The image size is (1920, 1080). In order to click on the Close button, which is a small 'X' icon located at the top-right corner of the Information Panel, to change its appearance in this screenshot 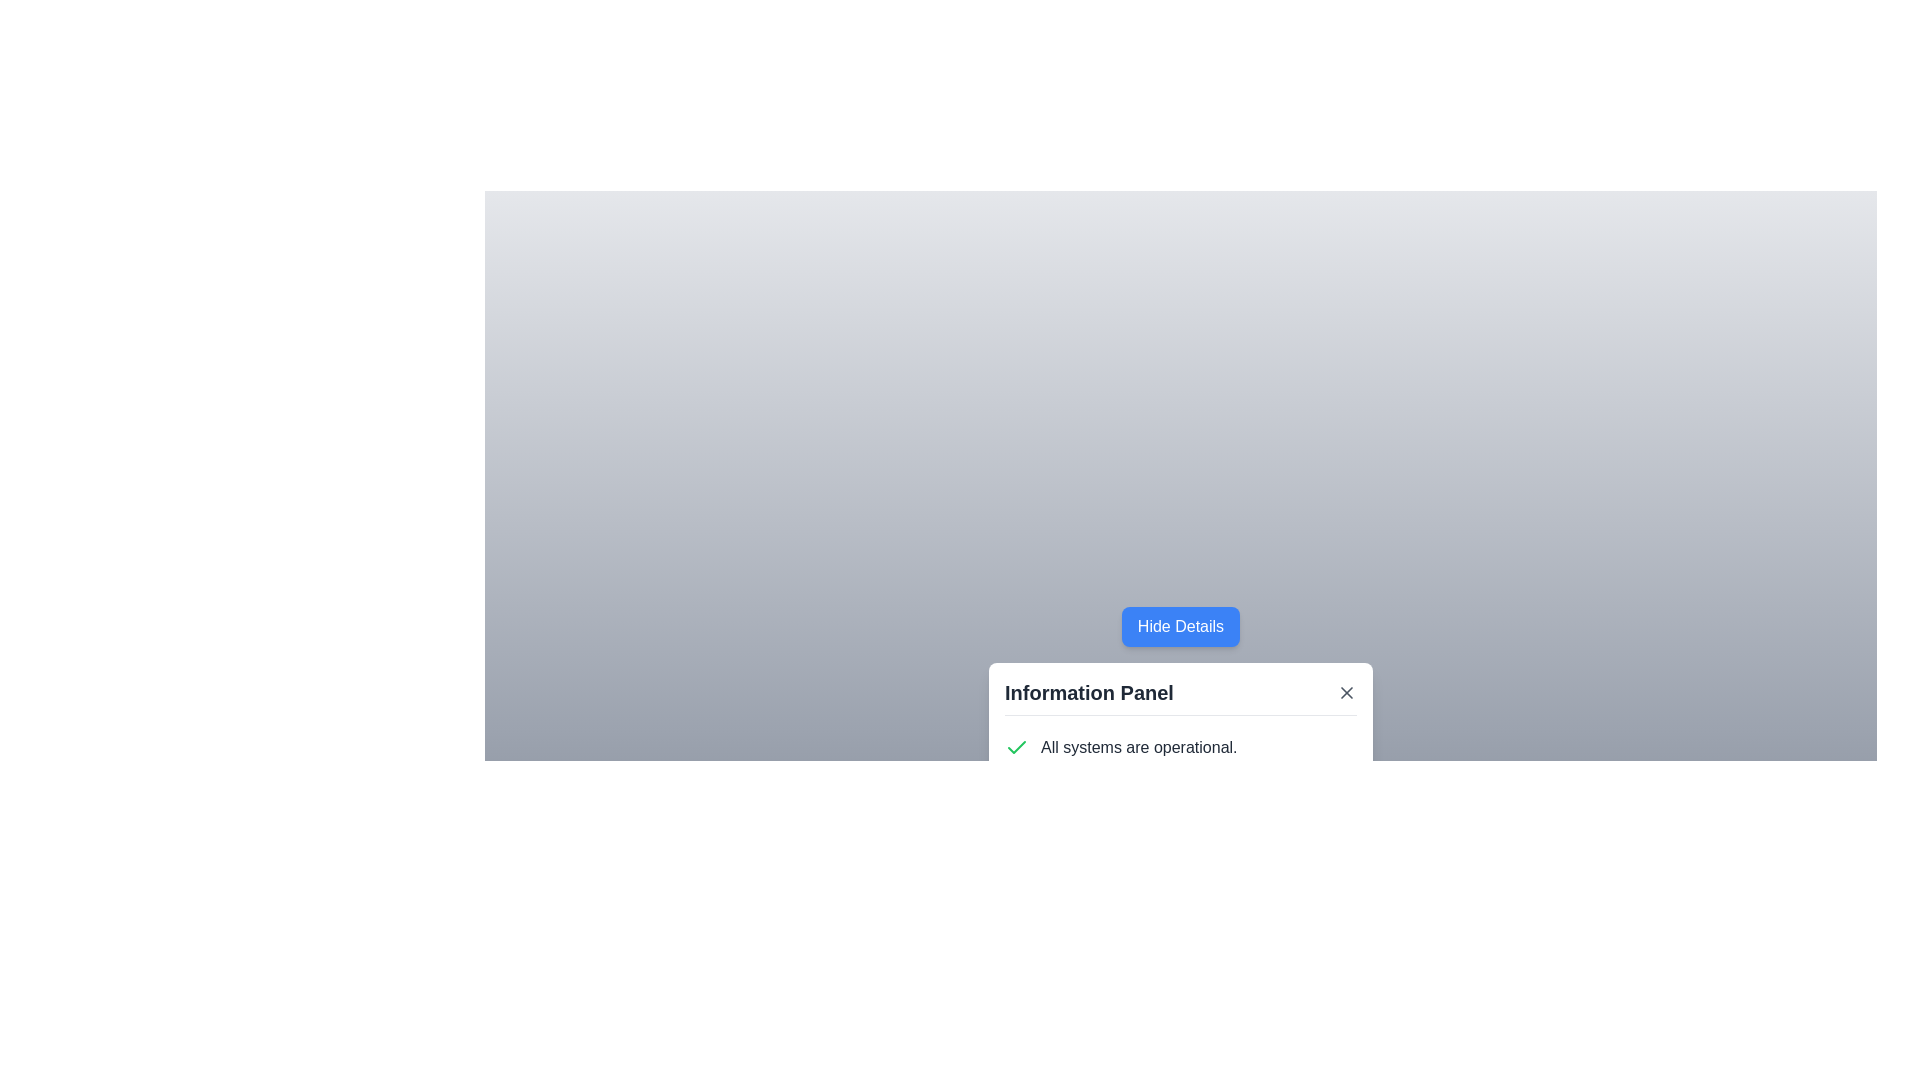, I will do `click(1347, 690)`.